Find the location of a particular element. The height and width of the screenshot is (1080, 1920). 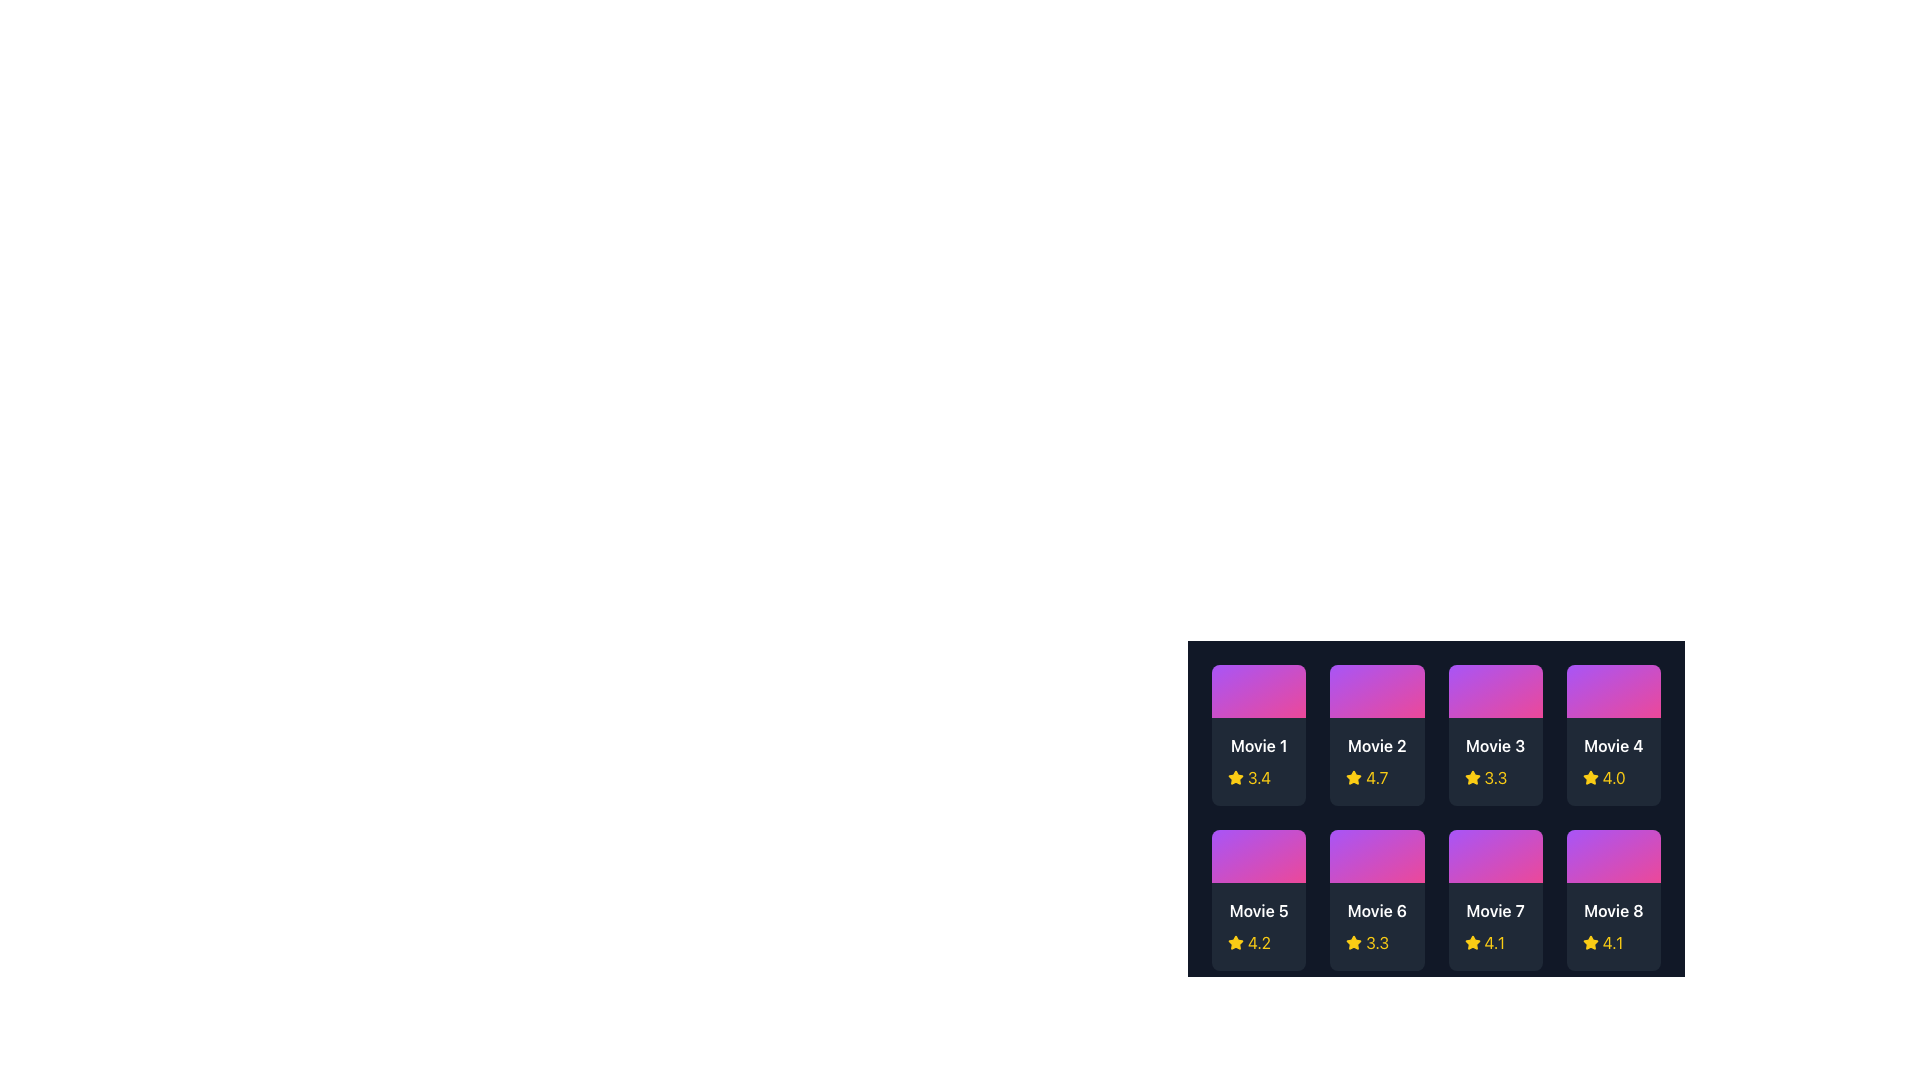

the Card component containing the title 'Movie 2' with a yellow star icon and a rating of '4.7', located in the second card of the first row in a grid layout is located at coordinates (1376, 762).